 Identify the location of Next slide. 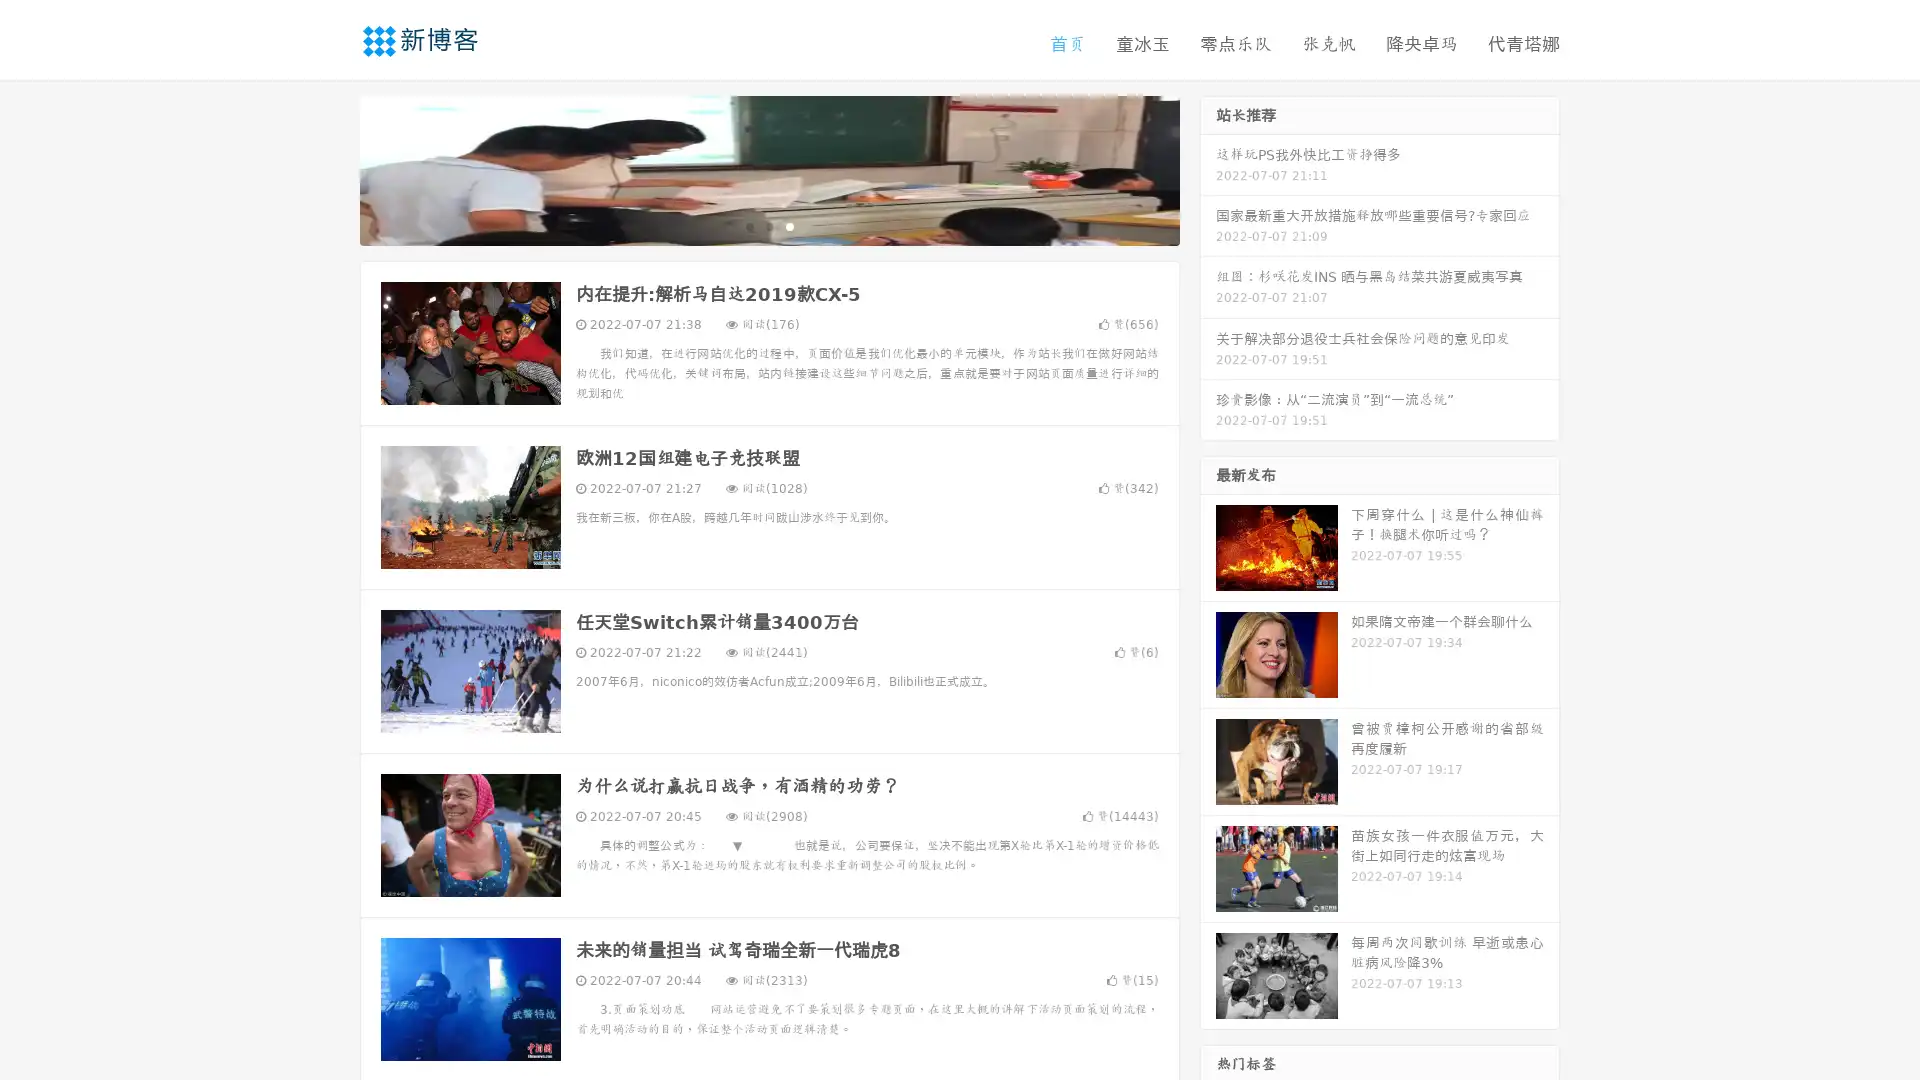
(1208, 168).